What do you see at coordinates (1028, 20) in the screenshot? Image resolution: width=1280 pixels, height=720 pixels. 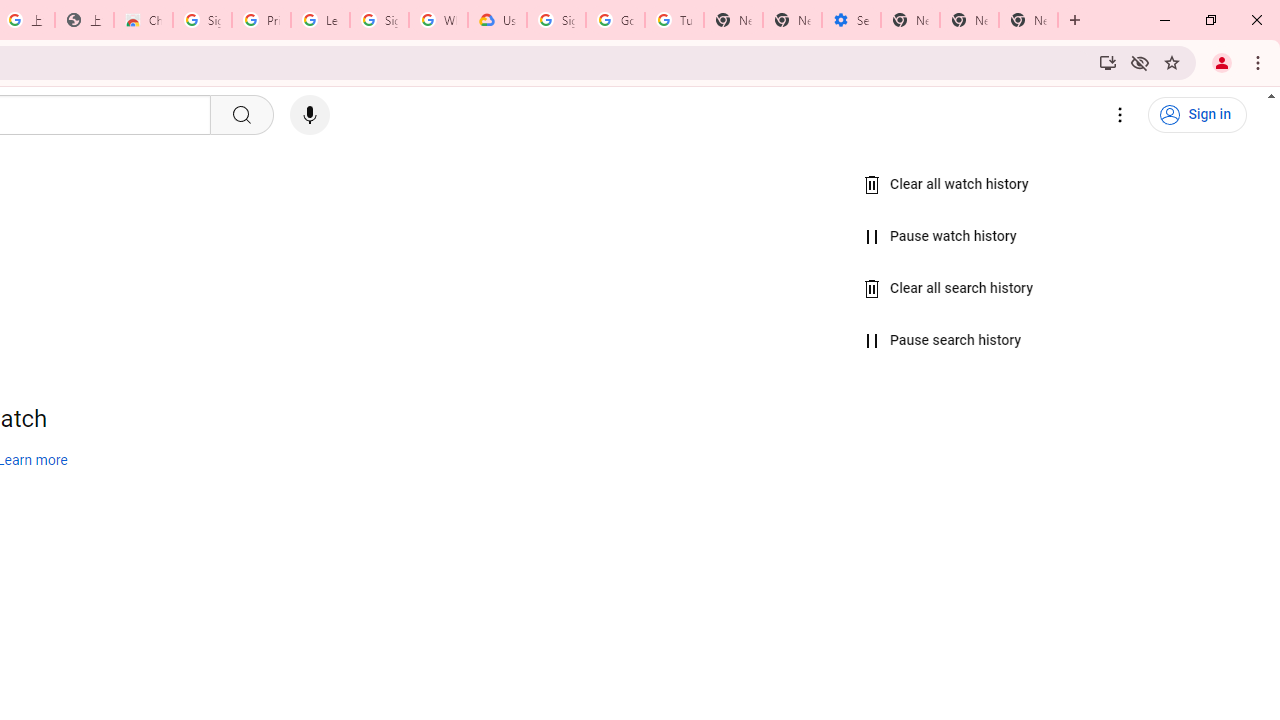 I see `'New Tab'` at bounding box center [1028, 20].